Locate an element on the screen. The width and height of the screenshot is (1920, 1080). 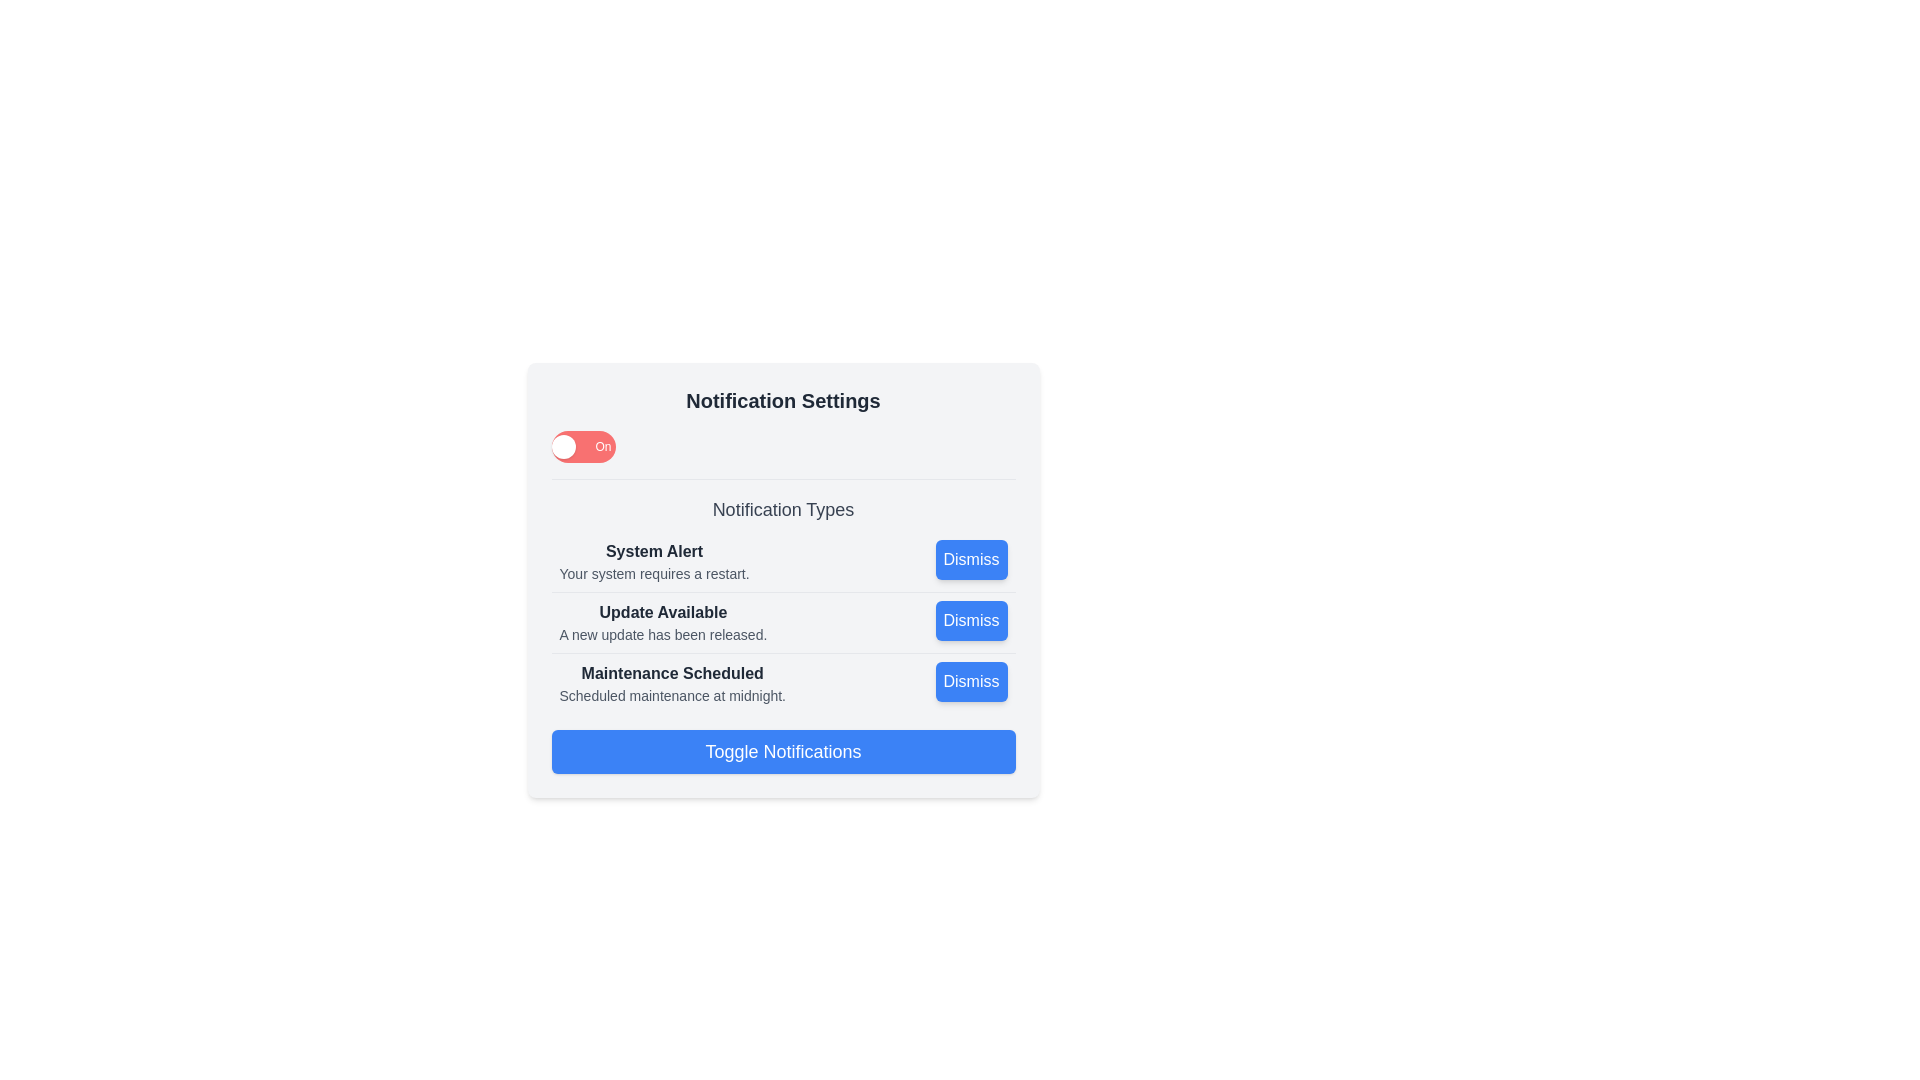
text from the third notification entry about the upcoming scheduled maintenance event, located below the 'Update Available' notification and above the 'Dismiss' button is located at coordinates (672, 682).